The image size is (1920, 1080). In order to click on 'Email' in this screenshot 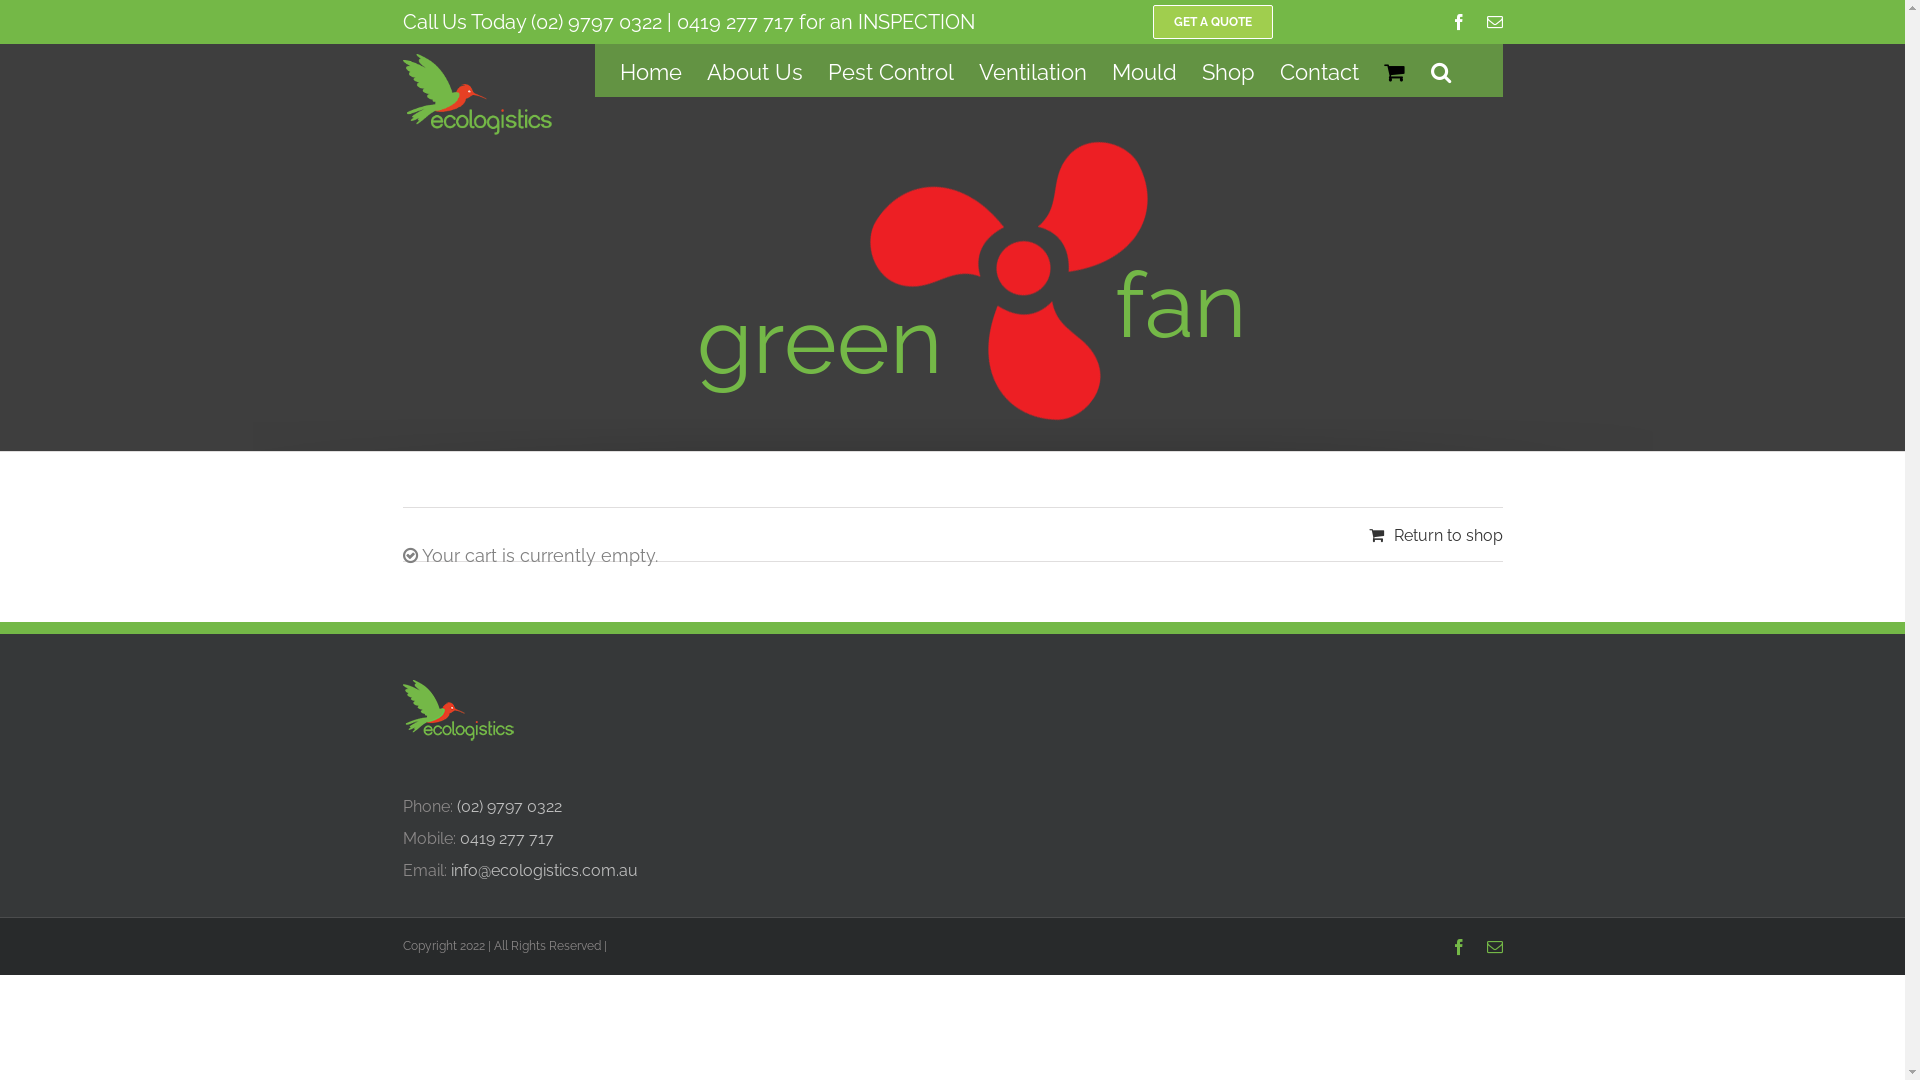, I will do `click(1493, 22)`.